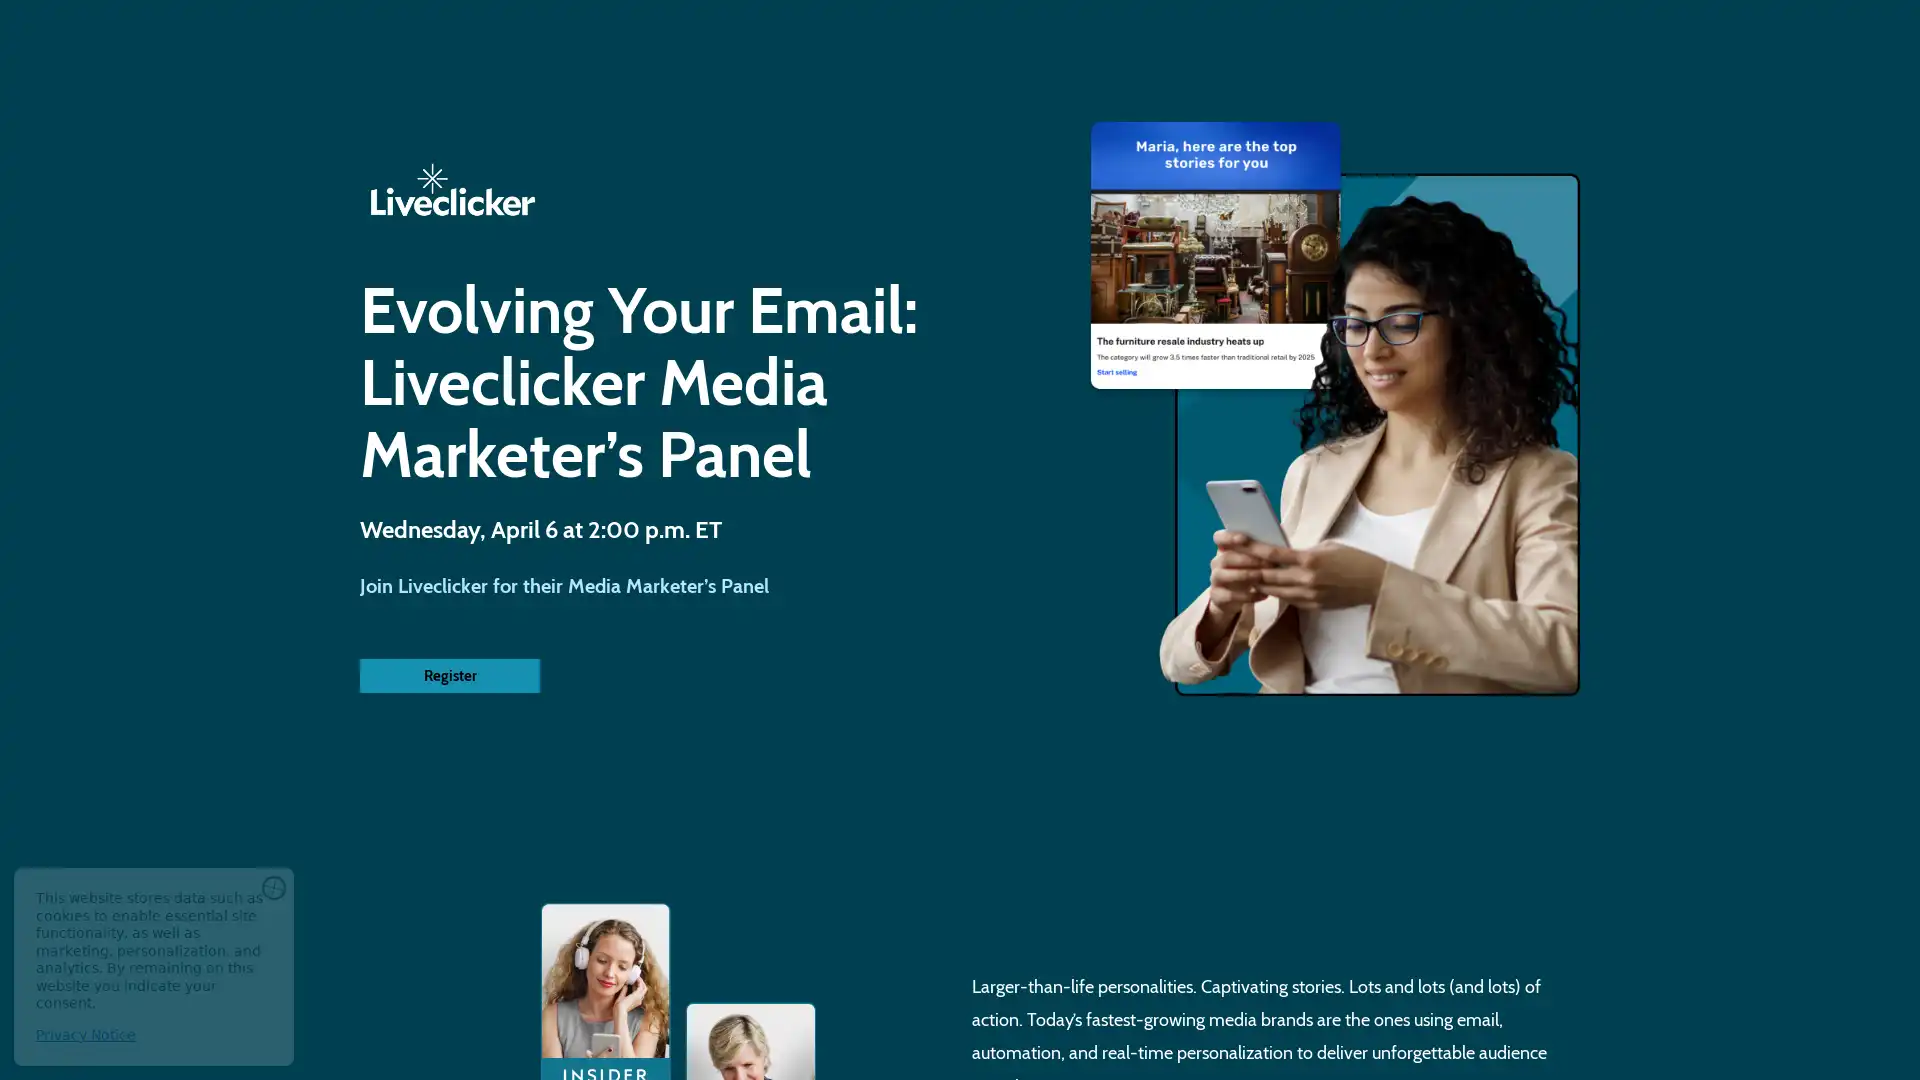 Image resolution: width=1920 pixels, height=1080 pixels. Describe the element at coordinates (449, 675) in the screenshot. I see `Register` at that location.